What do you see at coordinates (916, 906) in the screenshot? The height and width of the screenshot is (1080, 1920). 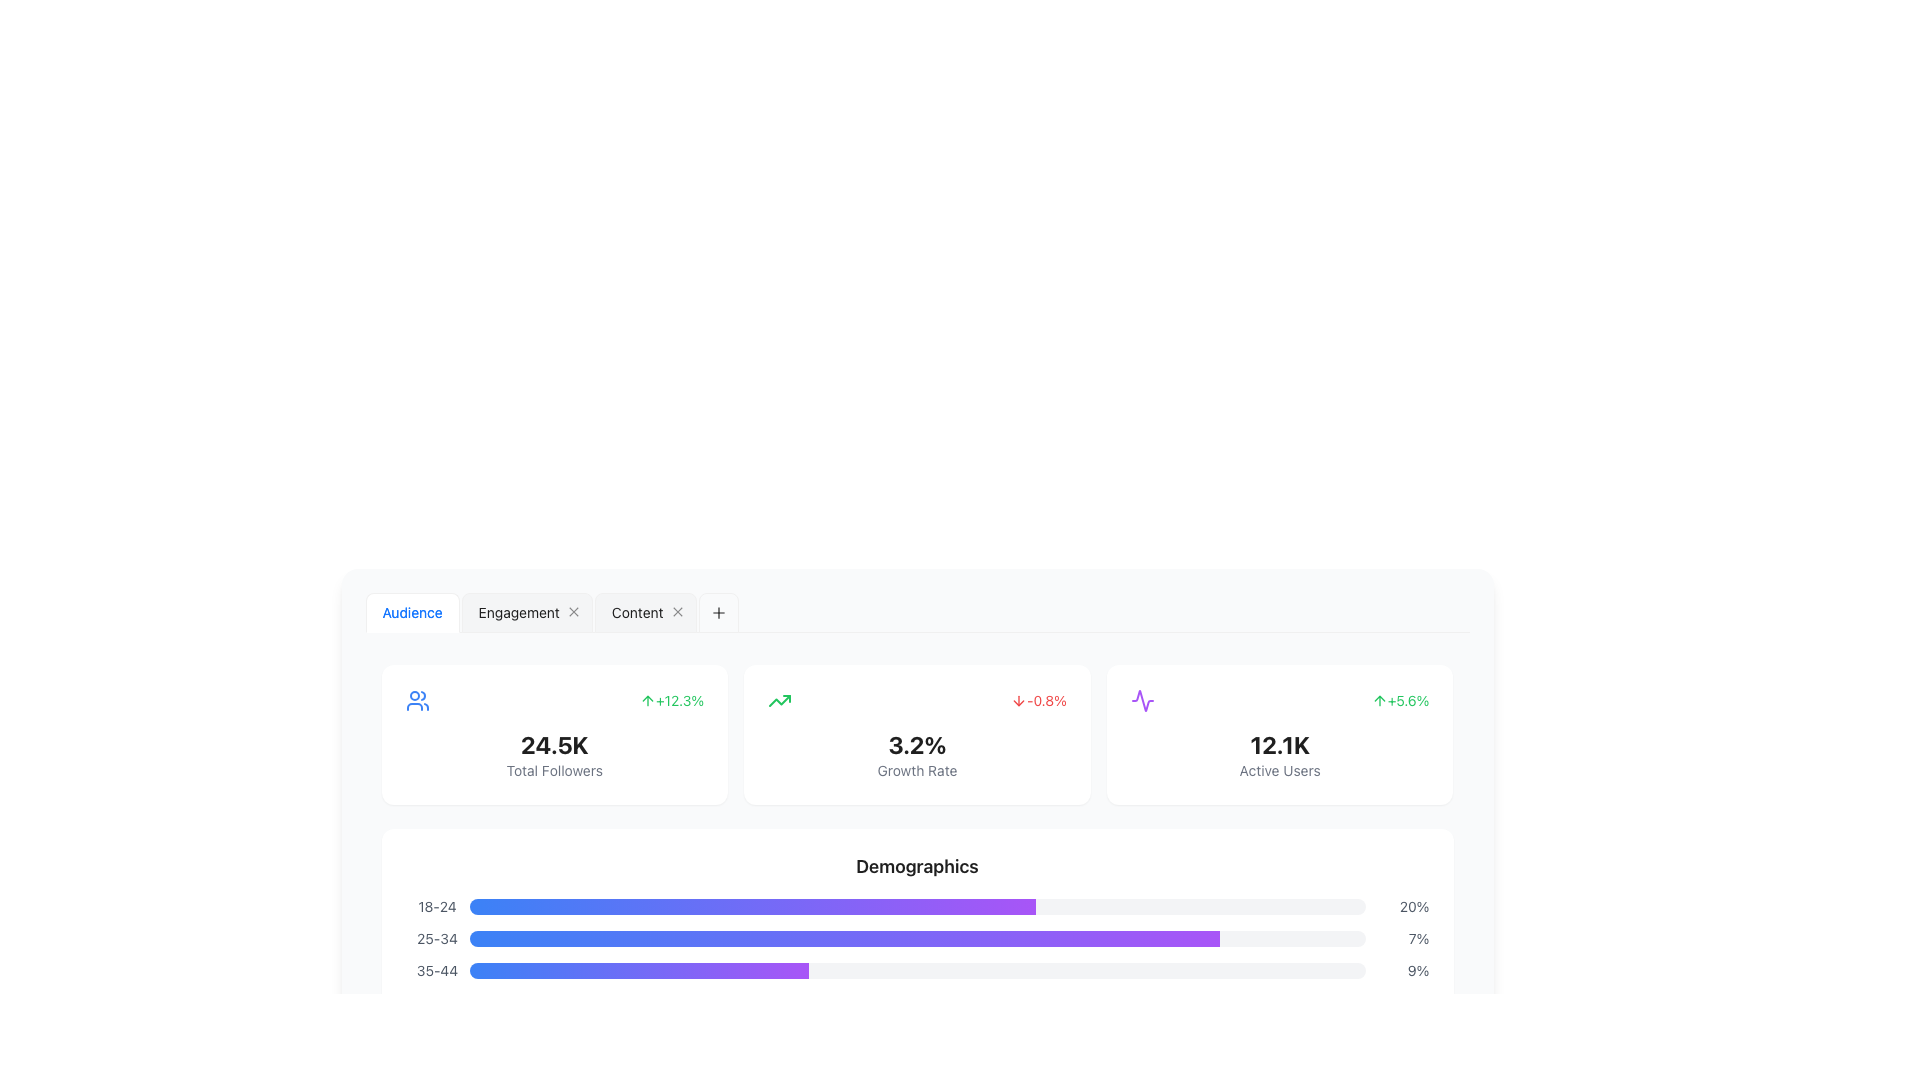 I see `the progress value on the horizontal progress bar located under the heading 'Demographics', which indicates the completion for the 18-24 demographic range` at bounding box center [916, 906].